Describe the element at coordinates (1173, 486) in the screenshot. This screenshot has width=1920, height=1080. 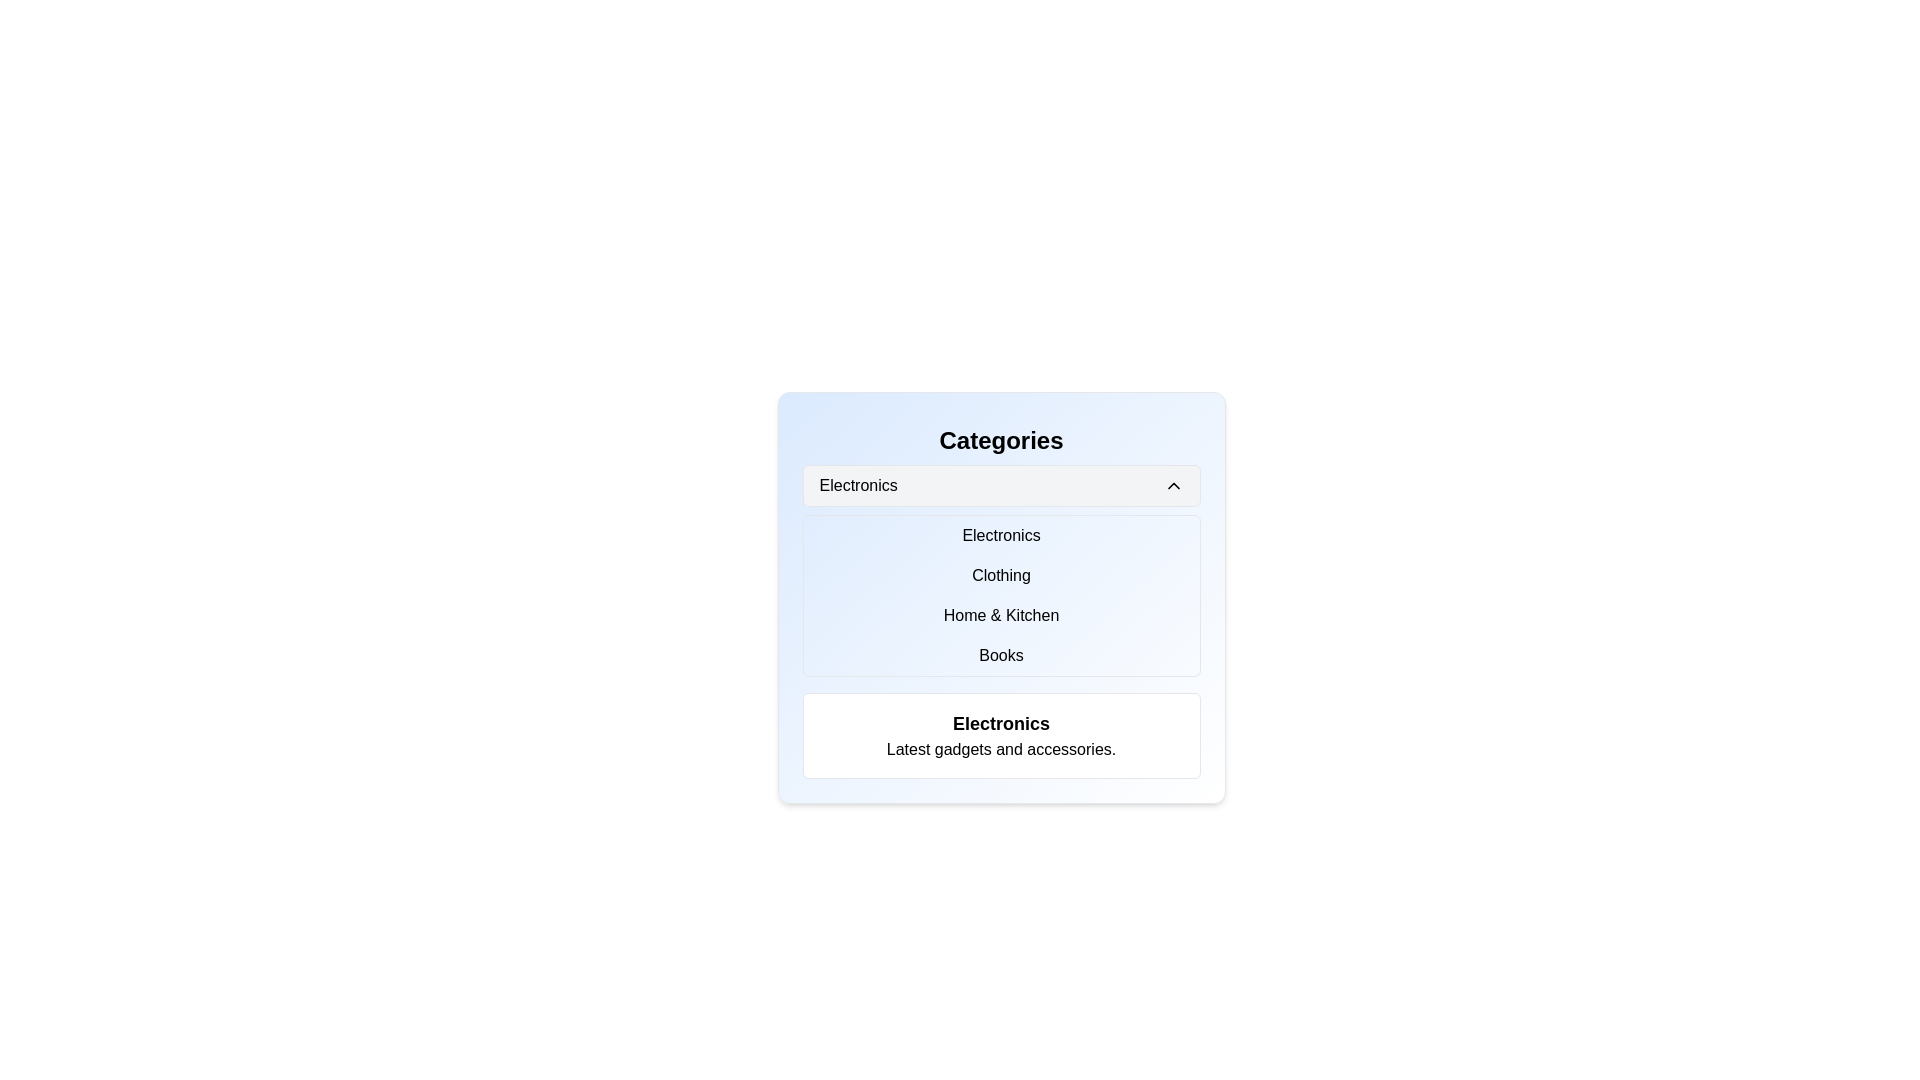
I see `the upward-pointing chevron icon, which is styled with a plain black stroke and a transparent fill, located to the far right of the 'Electronics' text` at that location.